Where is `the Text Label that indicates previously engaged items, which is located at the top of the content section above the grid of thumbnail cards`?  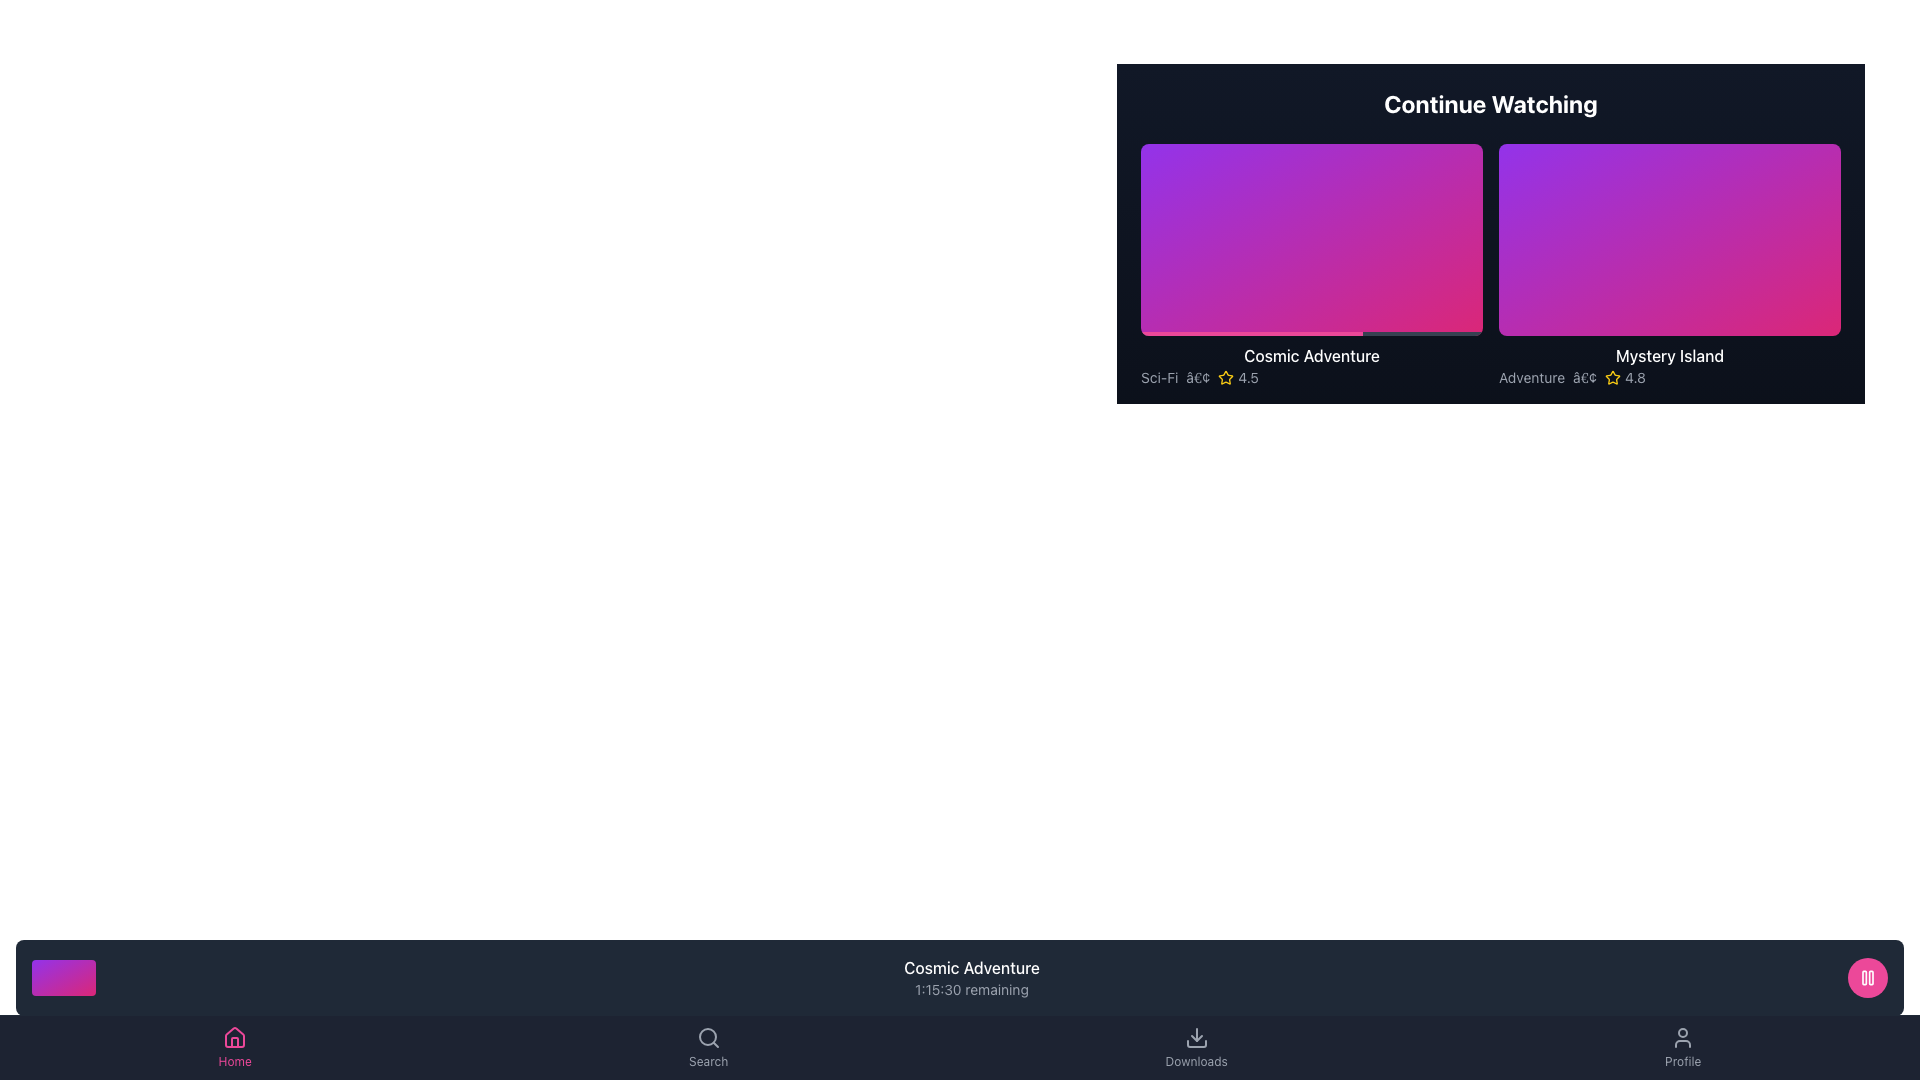
the Text Label that indicates previously engaged items, which is located at the top of the content section above the grid of thumbnail cards is located at coordinates (1491, 104).